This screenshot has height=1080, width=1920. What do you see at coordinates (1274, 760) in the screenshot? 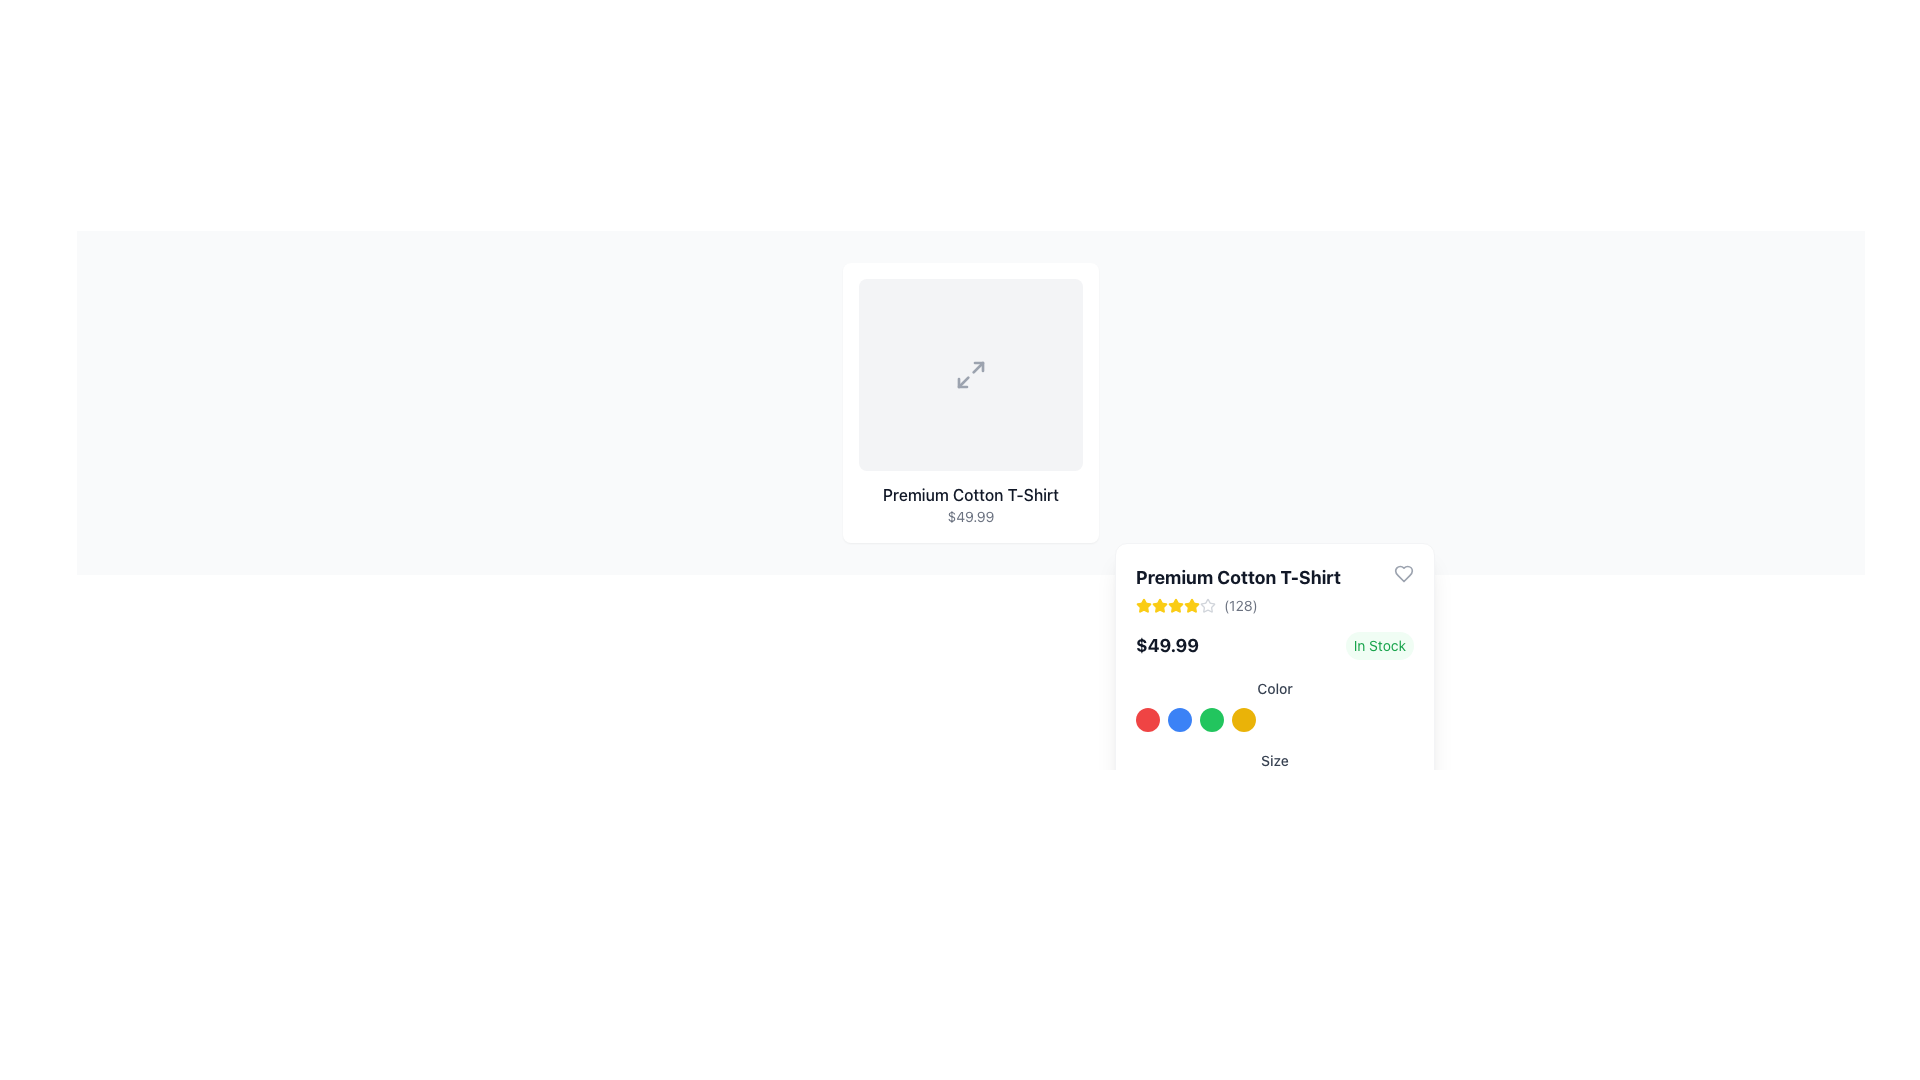
I see `the Text label that serves as a title for the size selection options, positioned above the buttons (XS, S, M, L, XL)` at bounding box center [1274, 760].